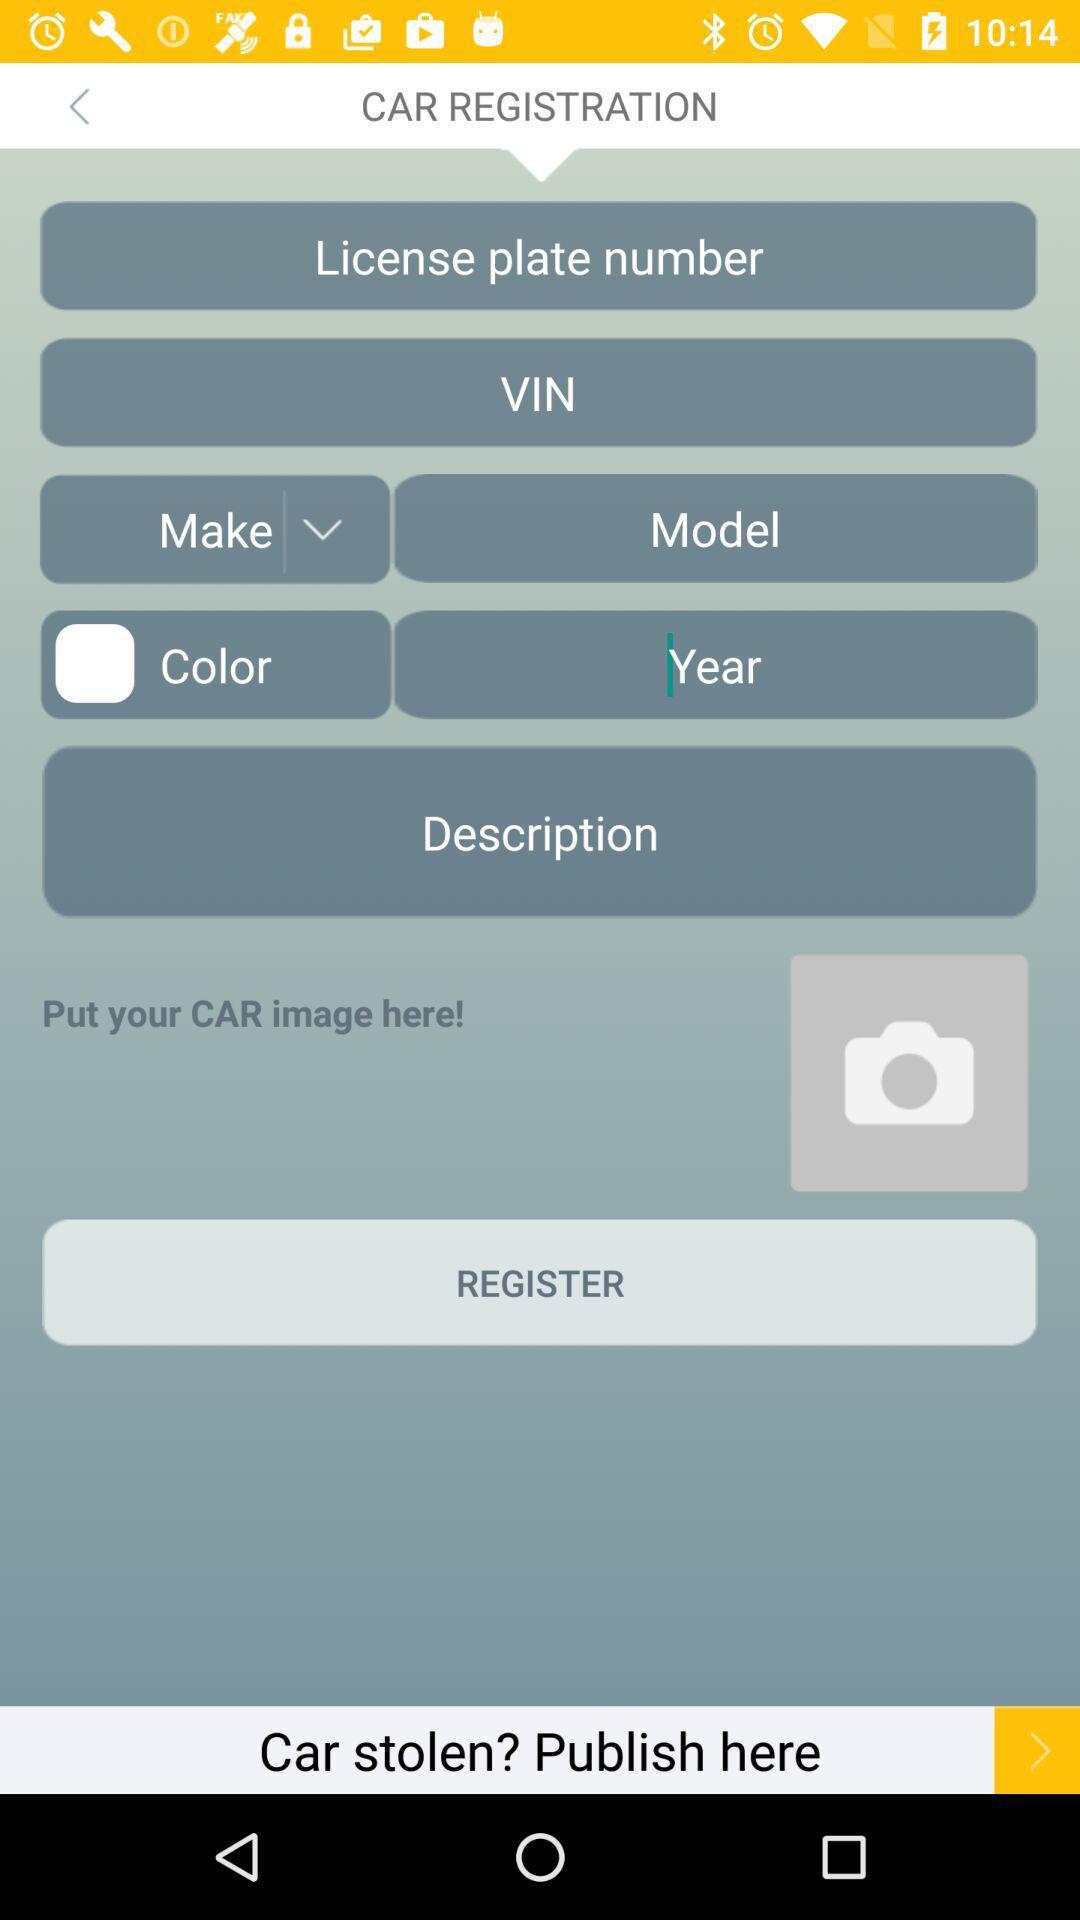 The image size is (1080, 1920). What do you see at coordinates (215, 664) in the screenshot?
I see `open color selector option` at bounding box center [215, 664].